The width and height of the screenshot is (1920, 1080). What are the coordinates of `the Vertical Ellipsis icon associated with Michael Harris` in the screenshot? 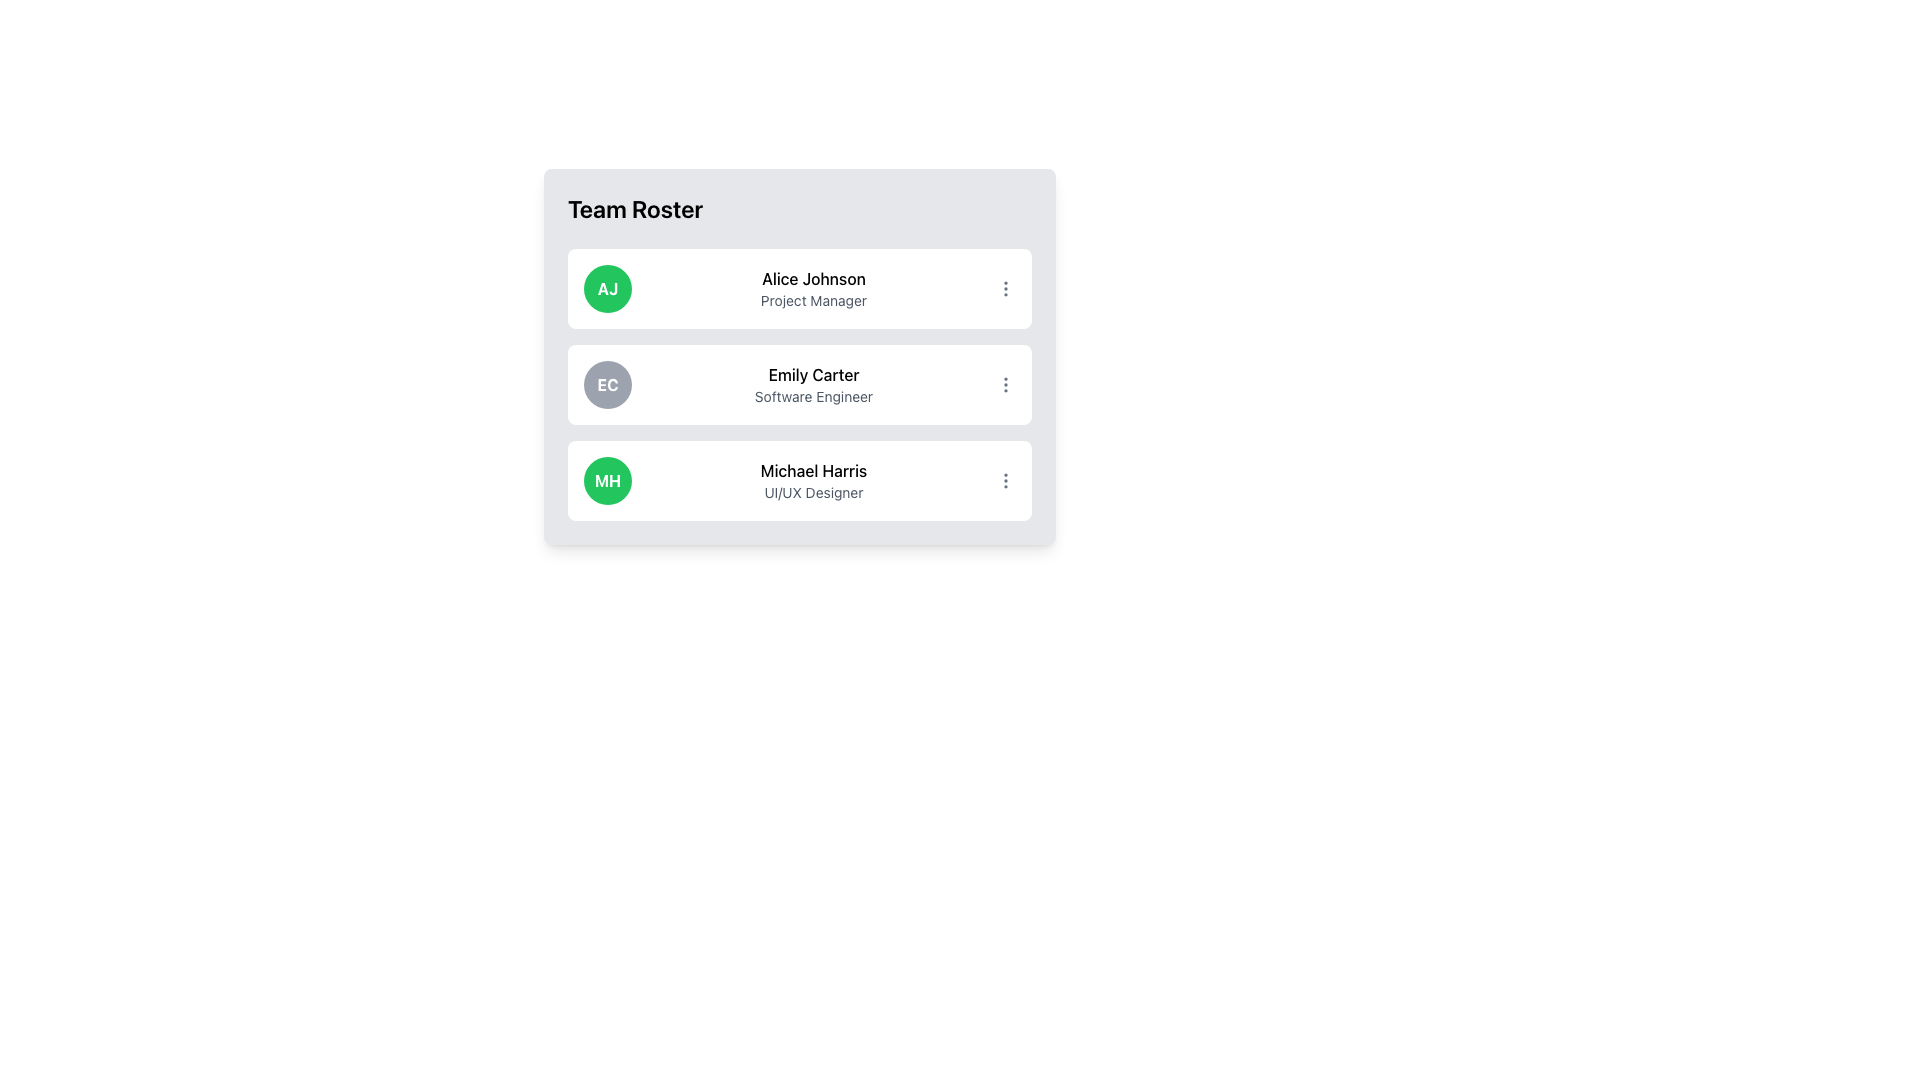 It's located at (1006, 481).